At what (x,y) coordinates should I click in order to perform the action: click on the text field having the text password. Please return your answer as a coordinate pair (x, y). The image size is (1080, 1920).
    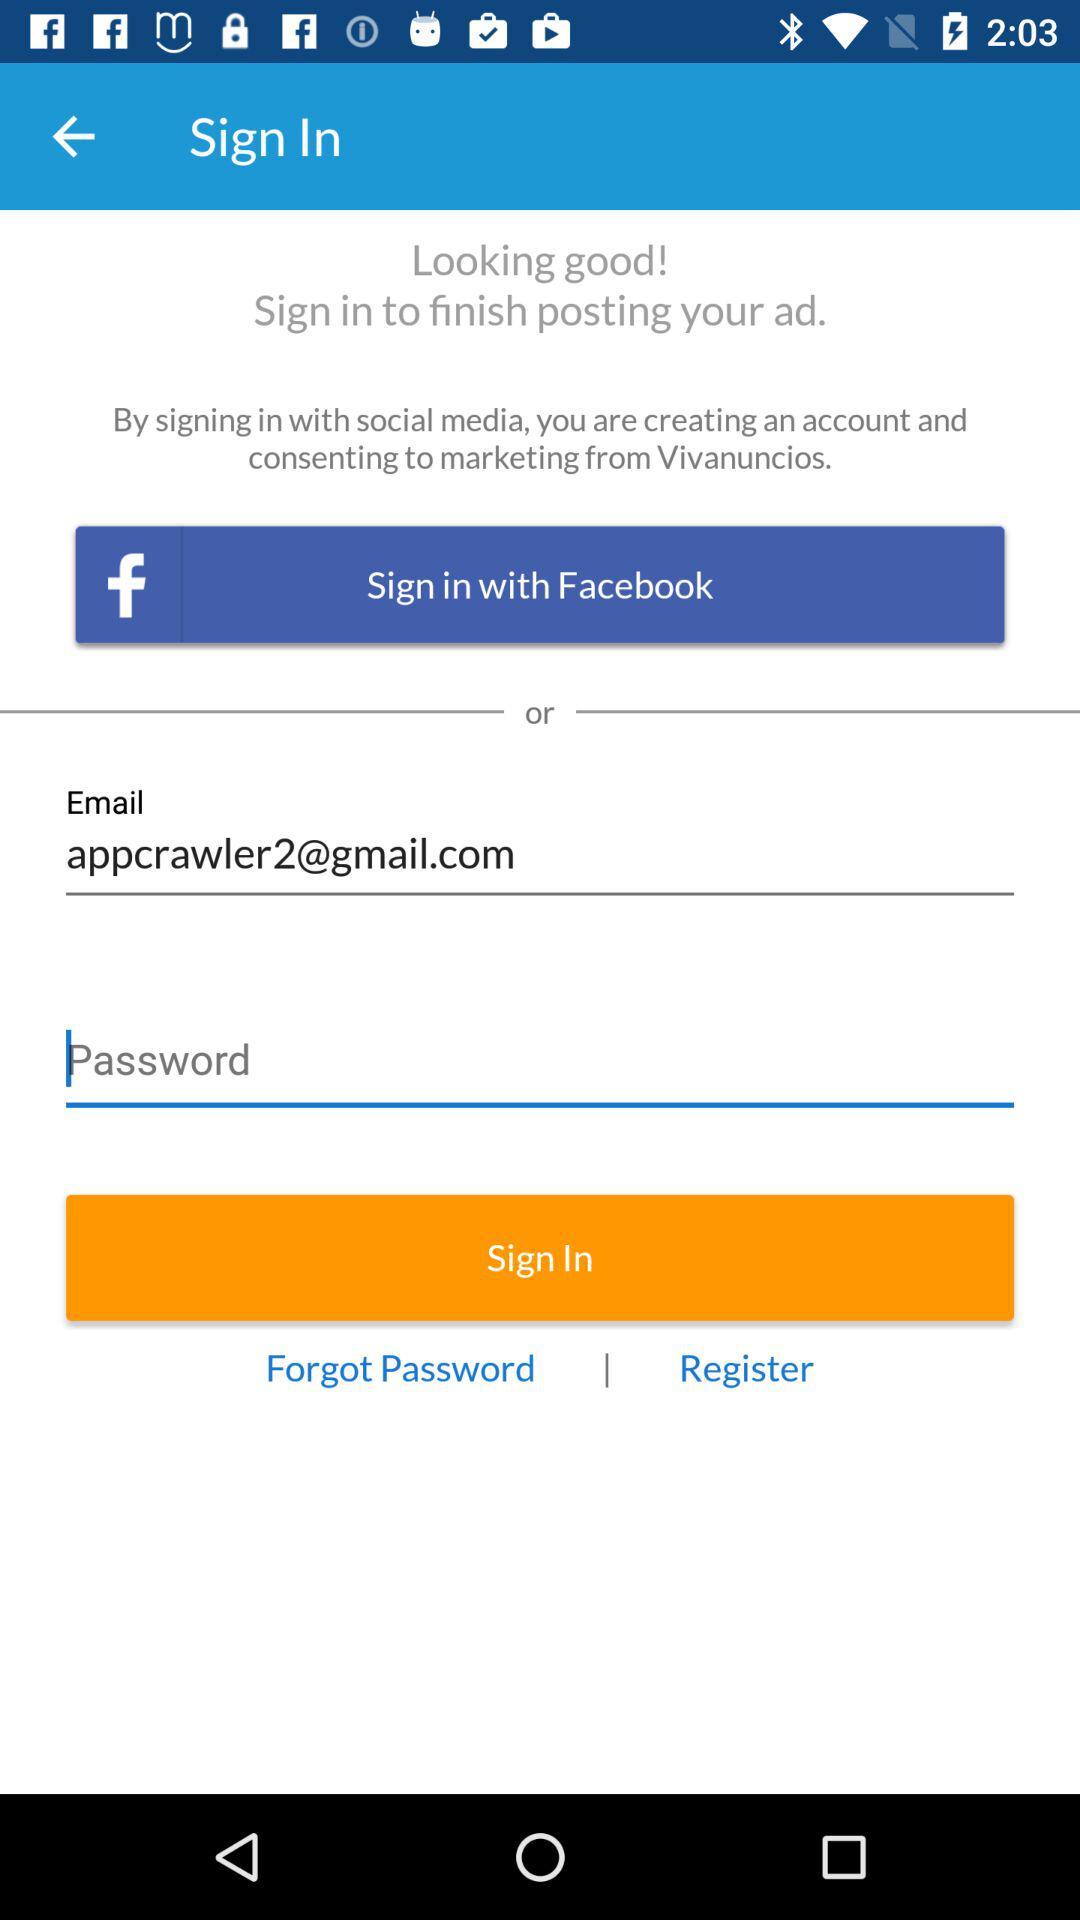
    Looking at the image, I should click on (540, 1049).